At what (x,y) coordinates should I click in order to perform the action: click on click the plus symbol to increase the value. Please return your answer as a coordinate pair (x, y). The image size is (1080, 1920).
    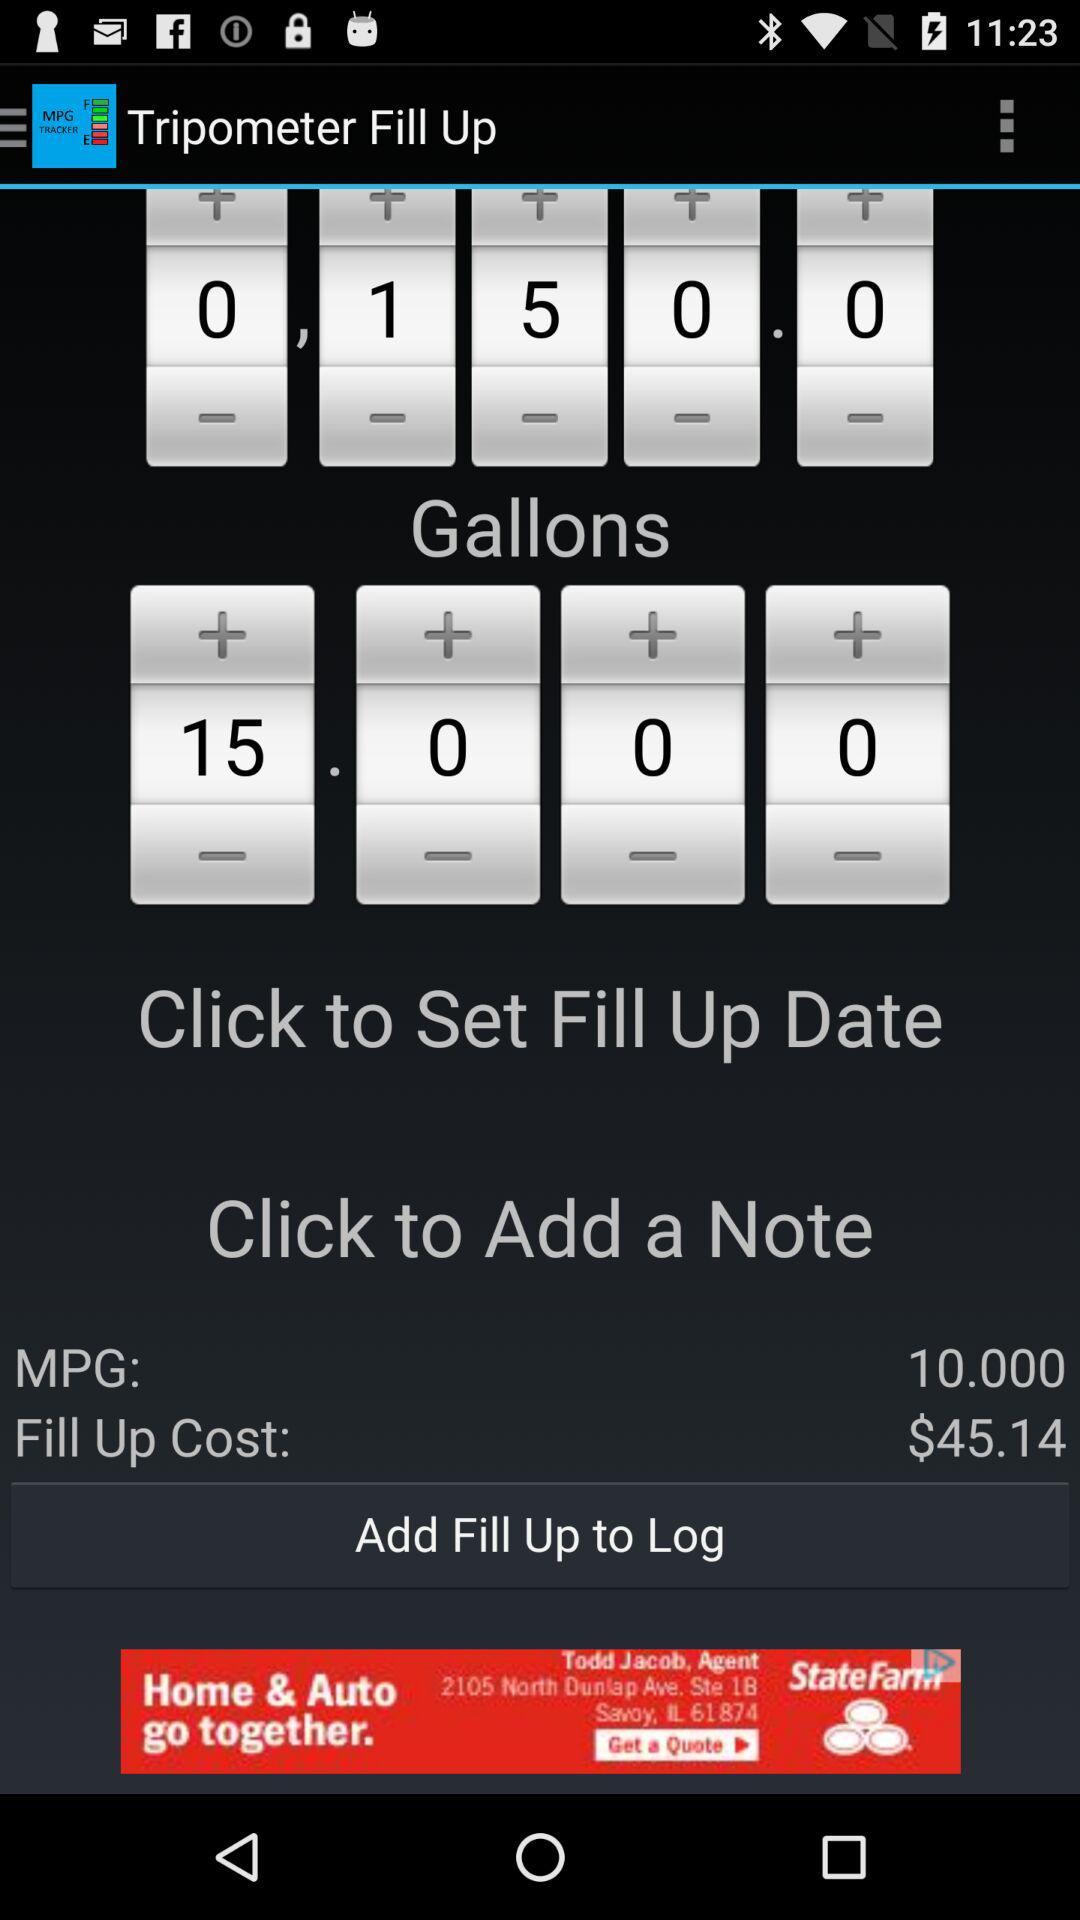
    Looking at the image, I should click on (447, 629).